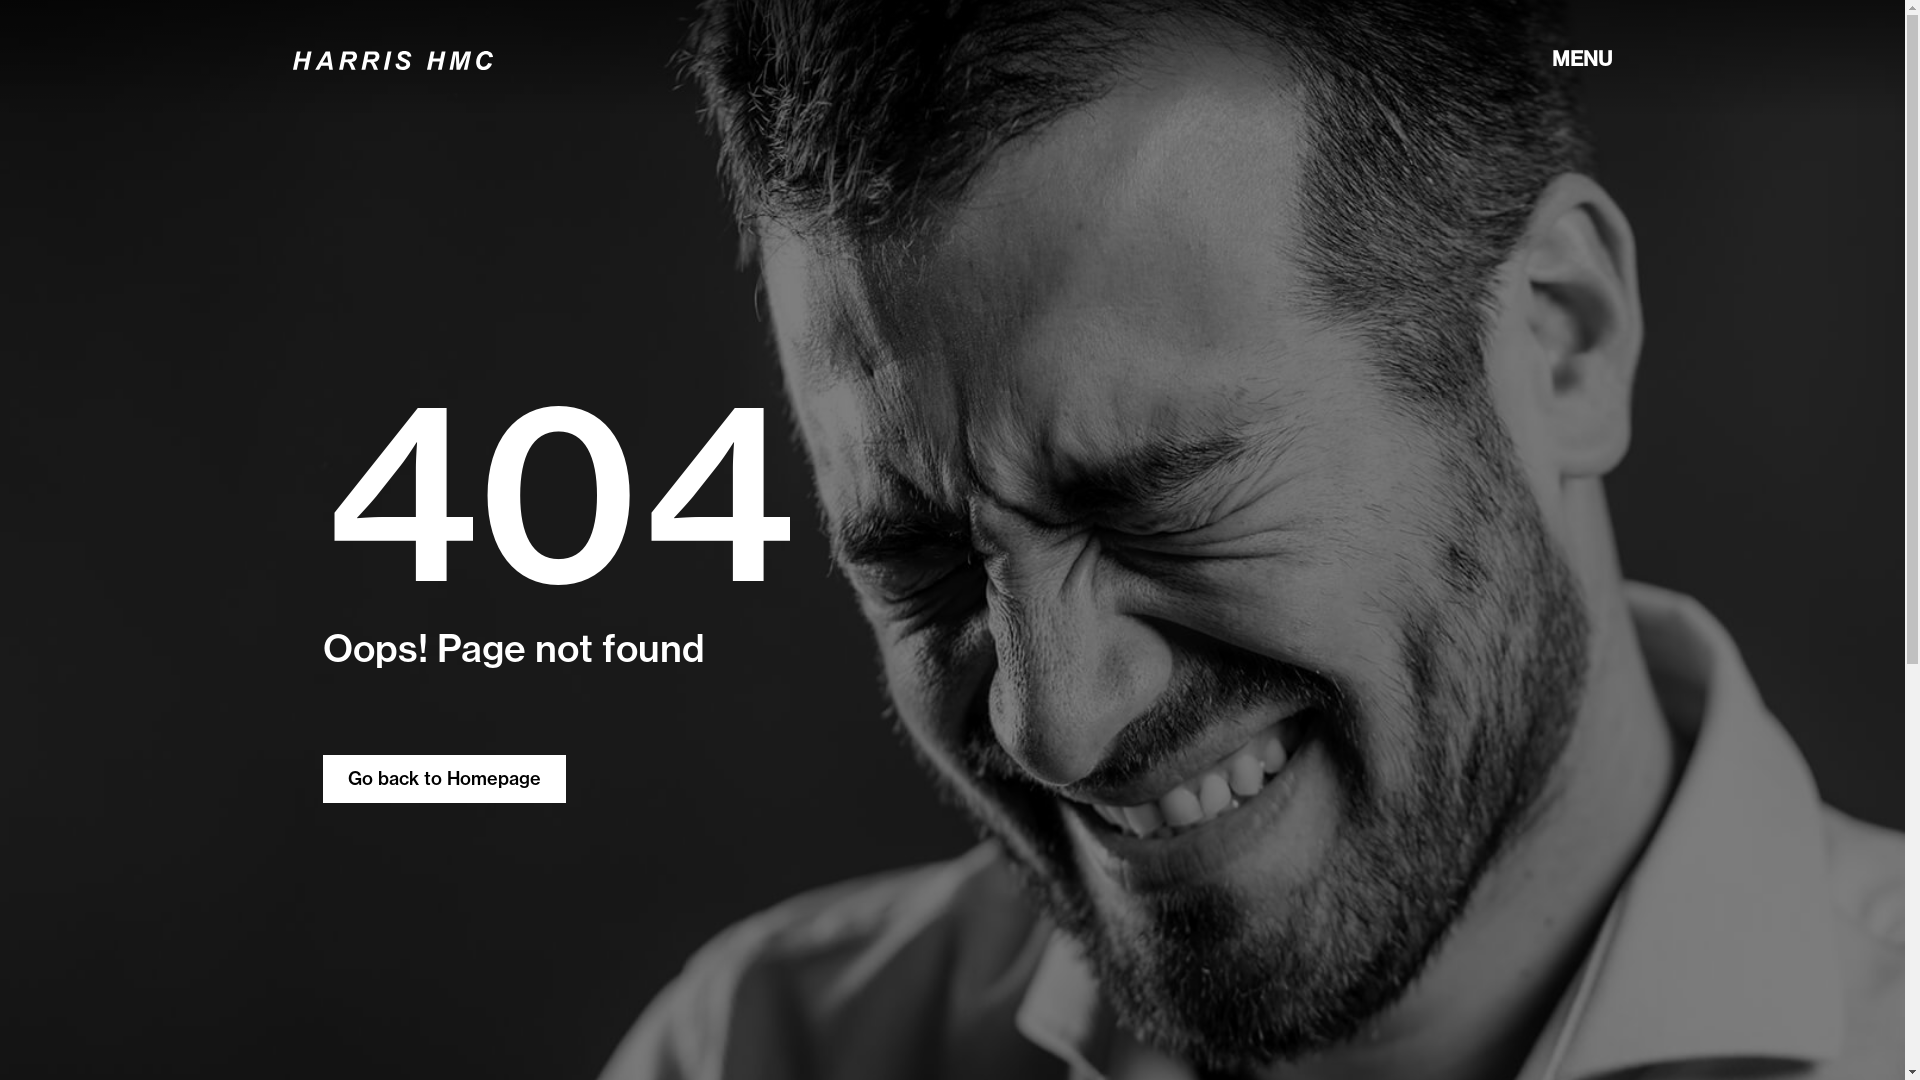 The image size is (1920, 1080). I want to click on 'Go back to Homepage', so click(442, 778).